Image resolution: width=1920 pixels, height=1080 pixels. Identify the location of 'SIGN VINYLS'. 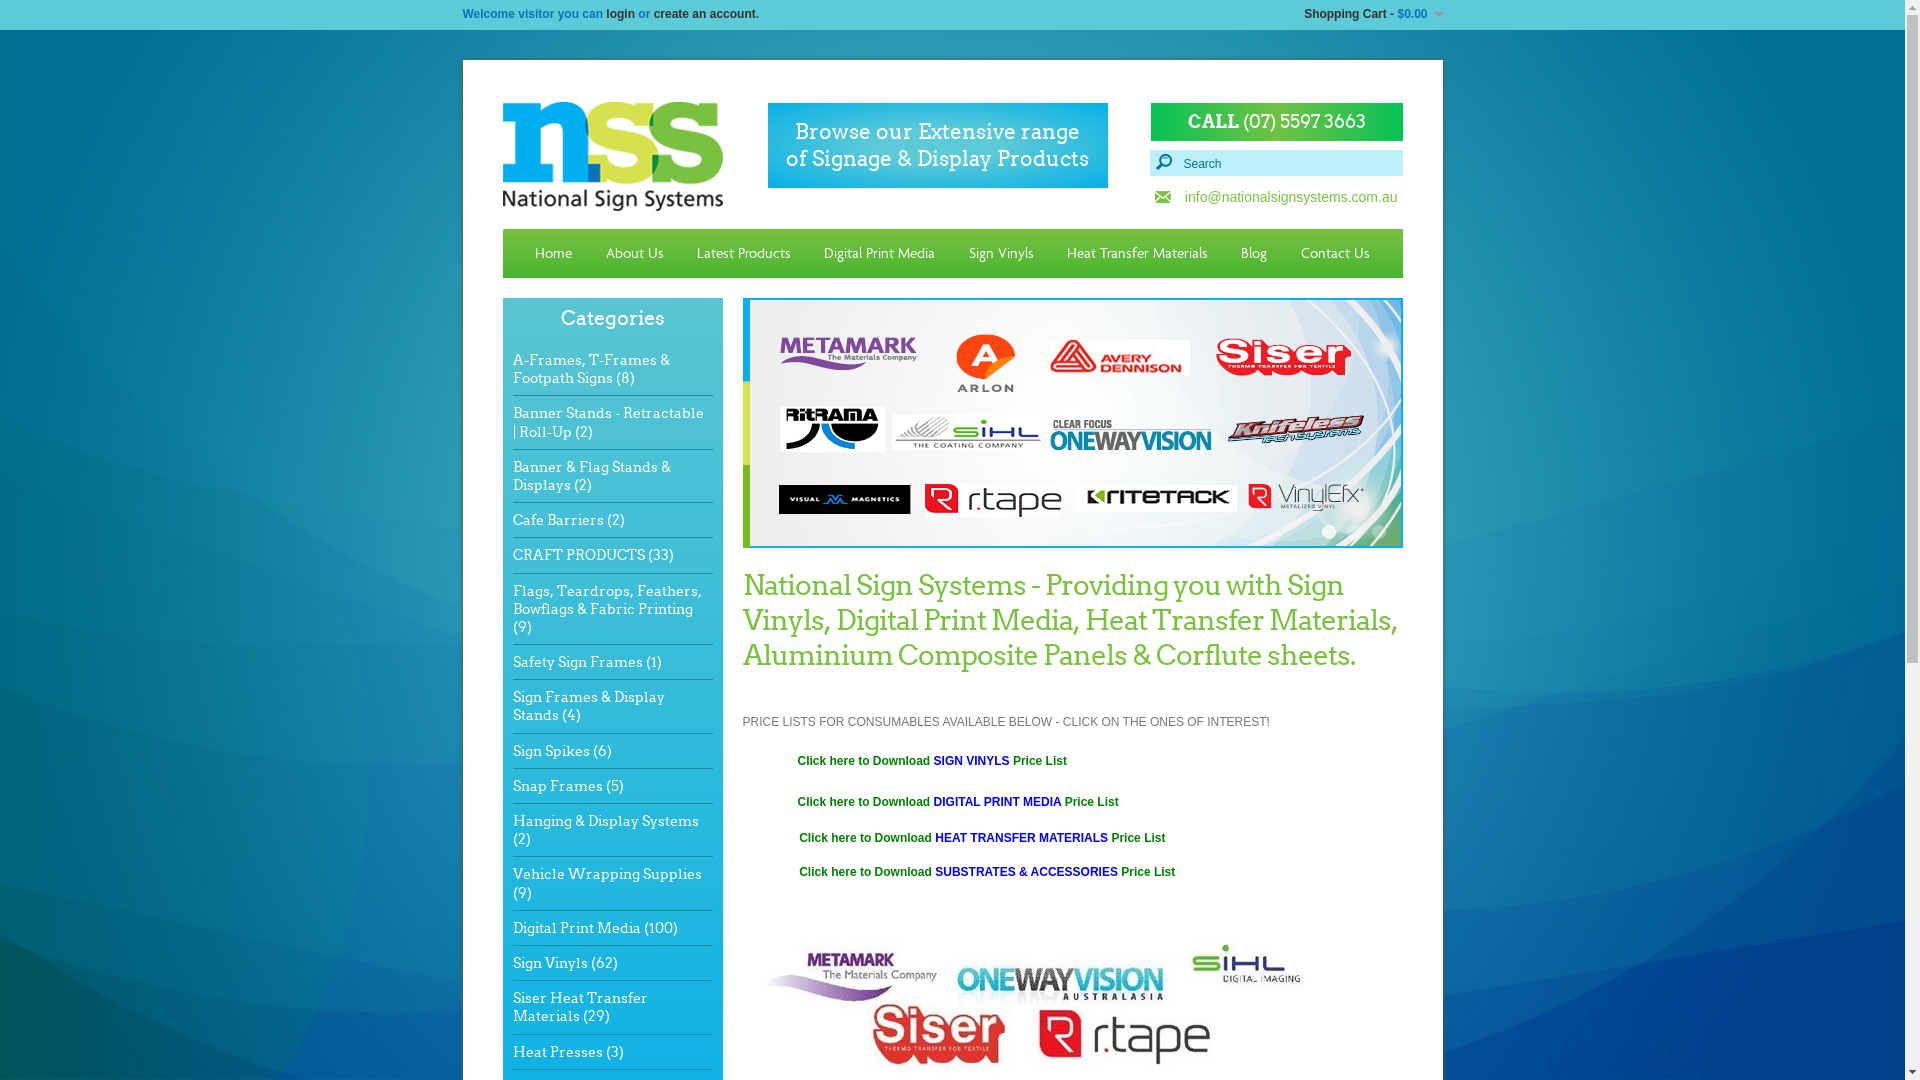
(973, 760).